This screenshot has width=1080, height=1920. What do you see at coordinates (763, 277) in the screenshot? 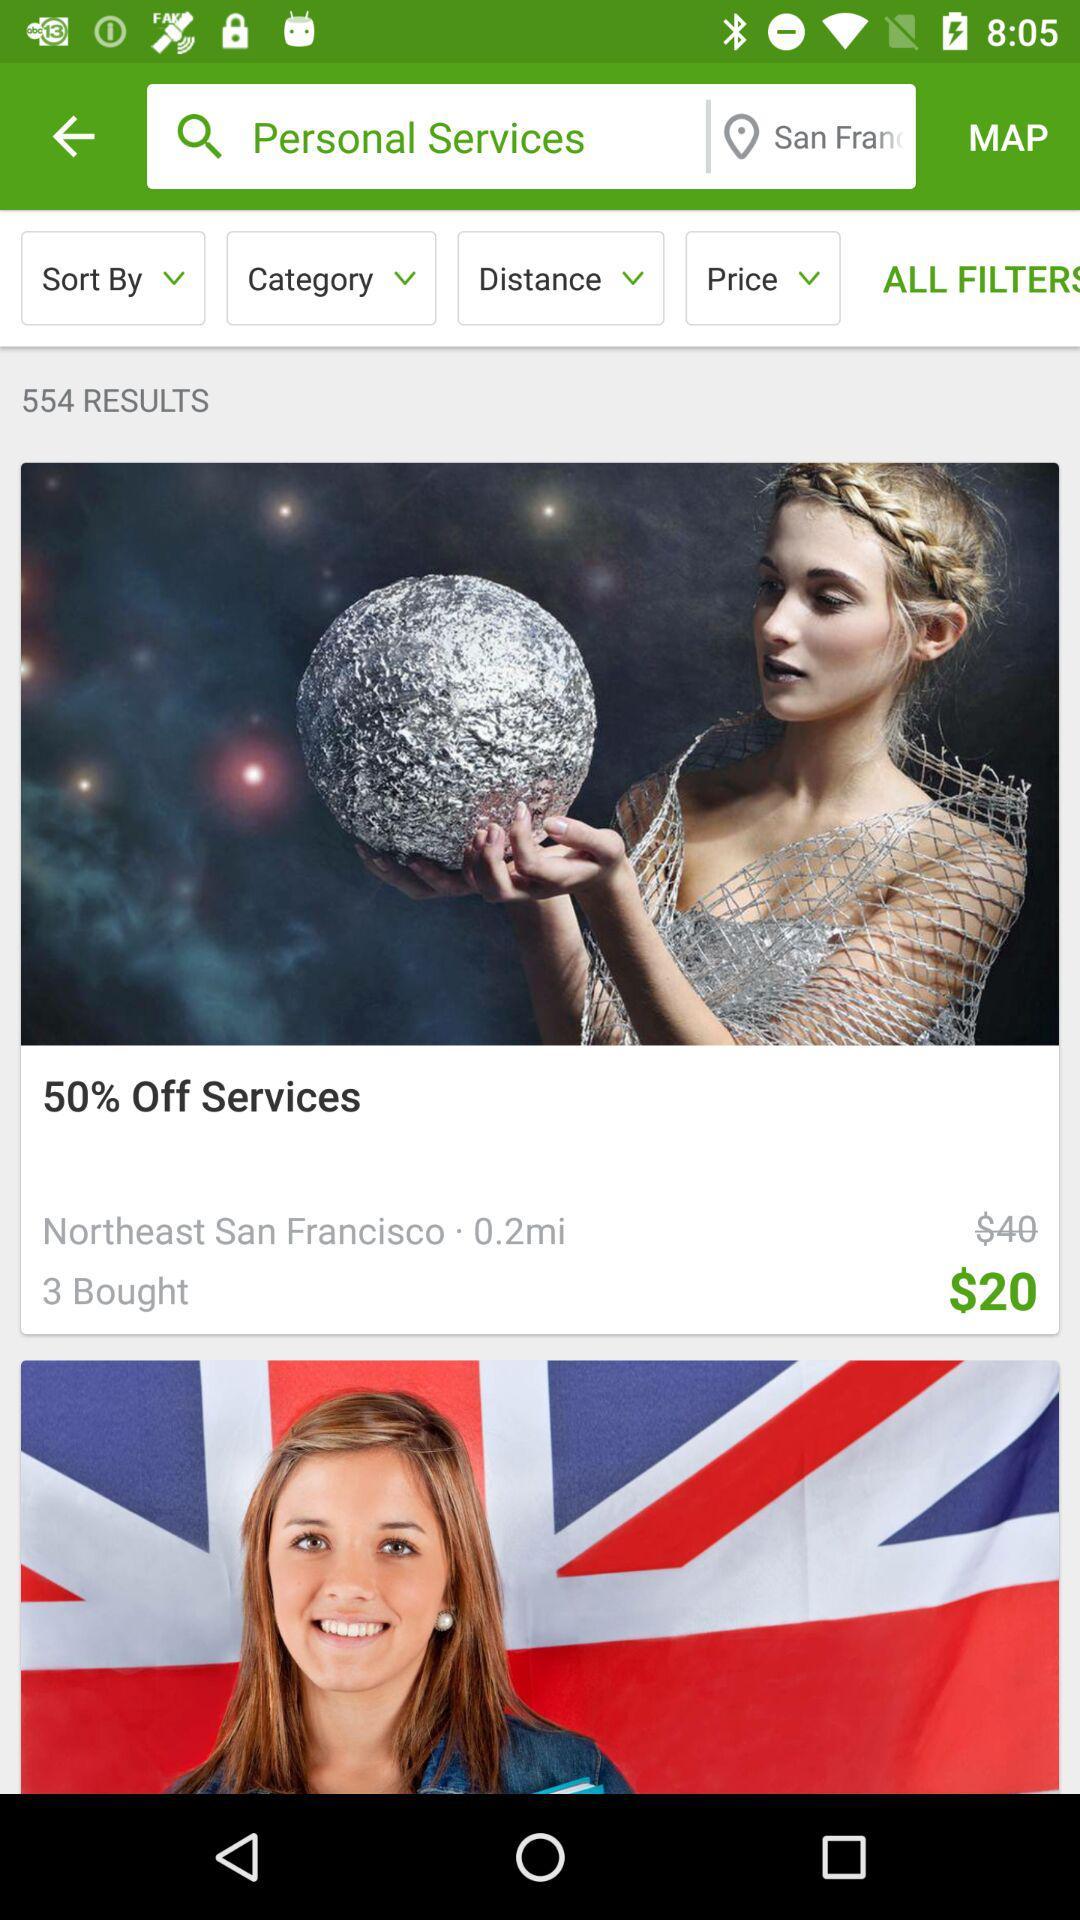
I see `icon below personal services item` at bounding box center [763, 277].